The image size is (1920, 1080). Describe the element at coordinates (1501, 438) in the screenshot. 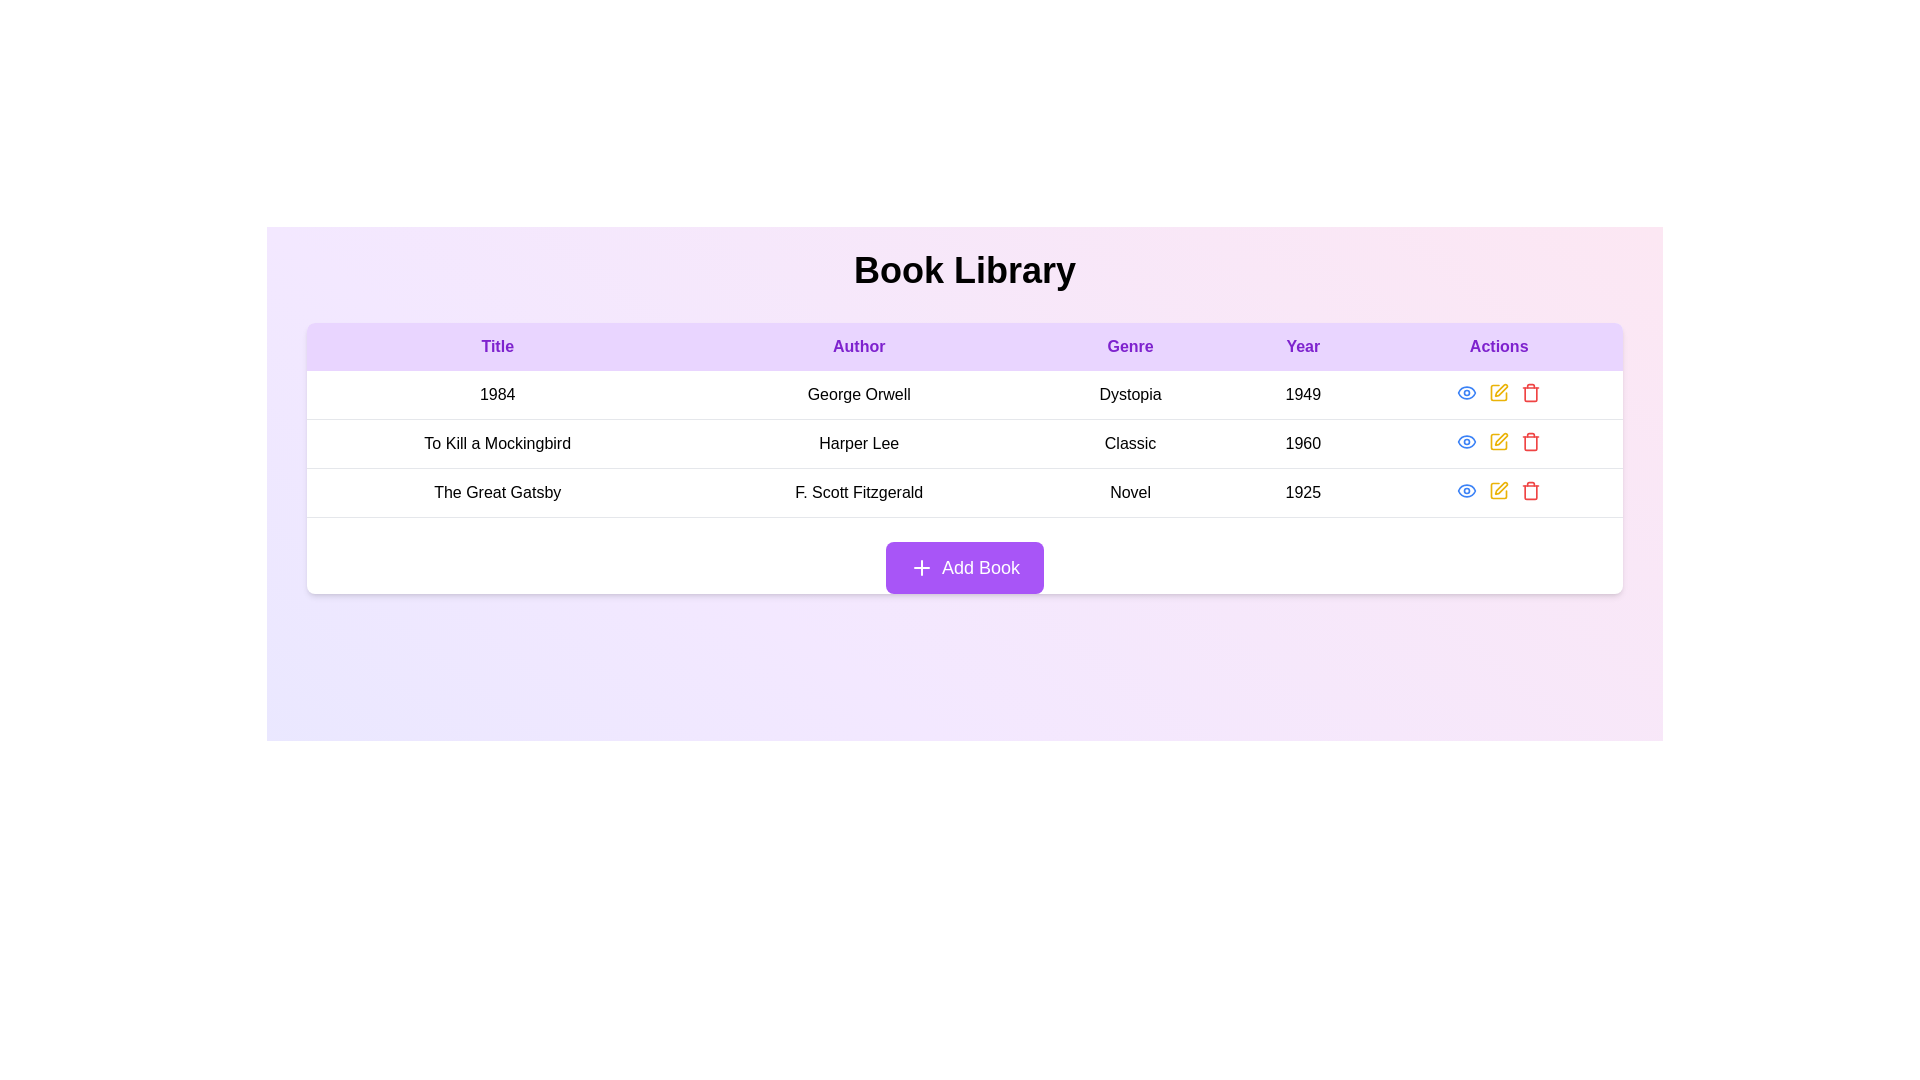

I see `the 'edit' icon in the 'Actions' column of the second row for the book 'To Kill a Mockingbird'` at that location.